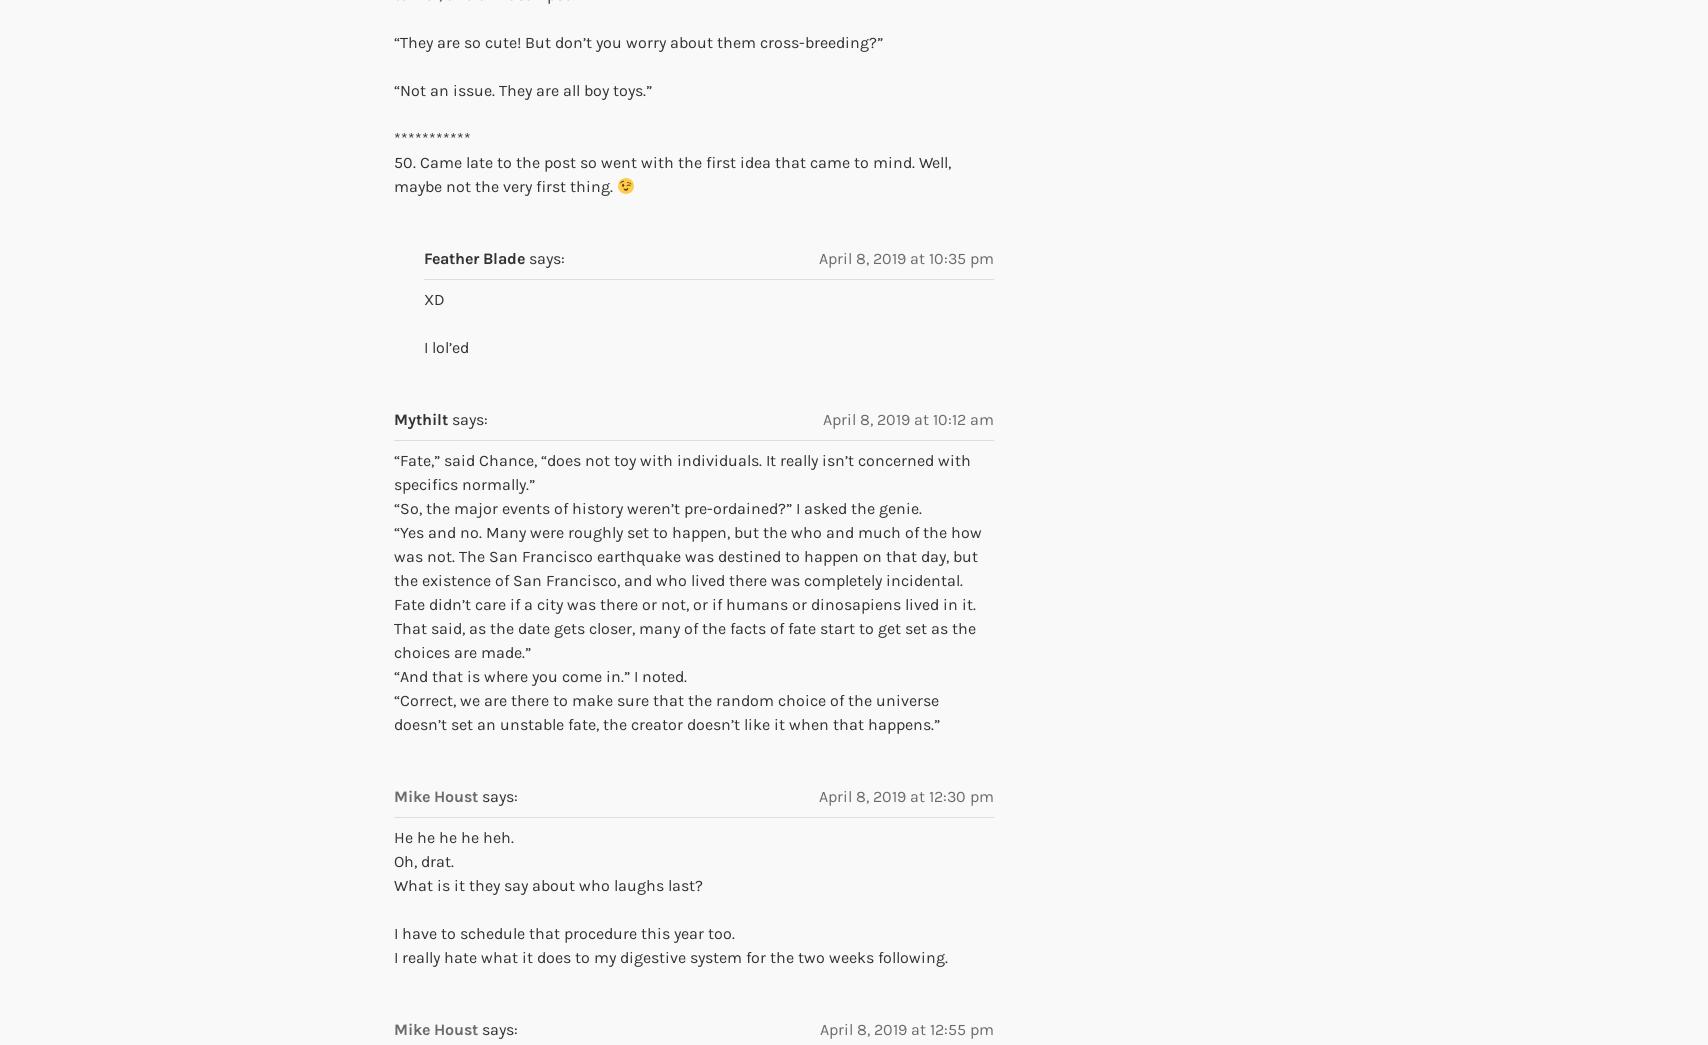  I want to click on 'April 8, 2019 at 10:35 pm', so click(906, 256).